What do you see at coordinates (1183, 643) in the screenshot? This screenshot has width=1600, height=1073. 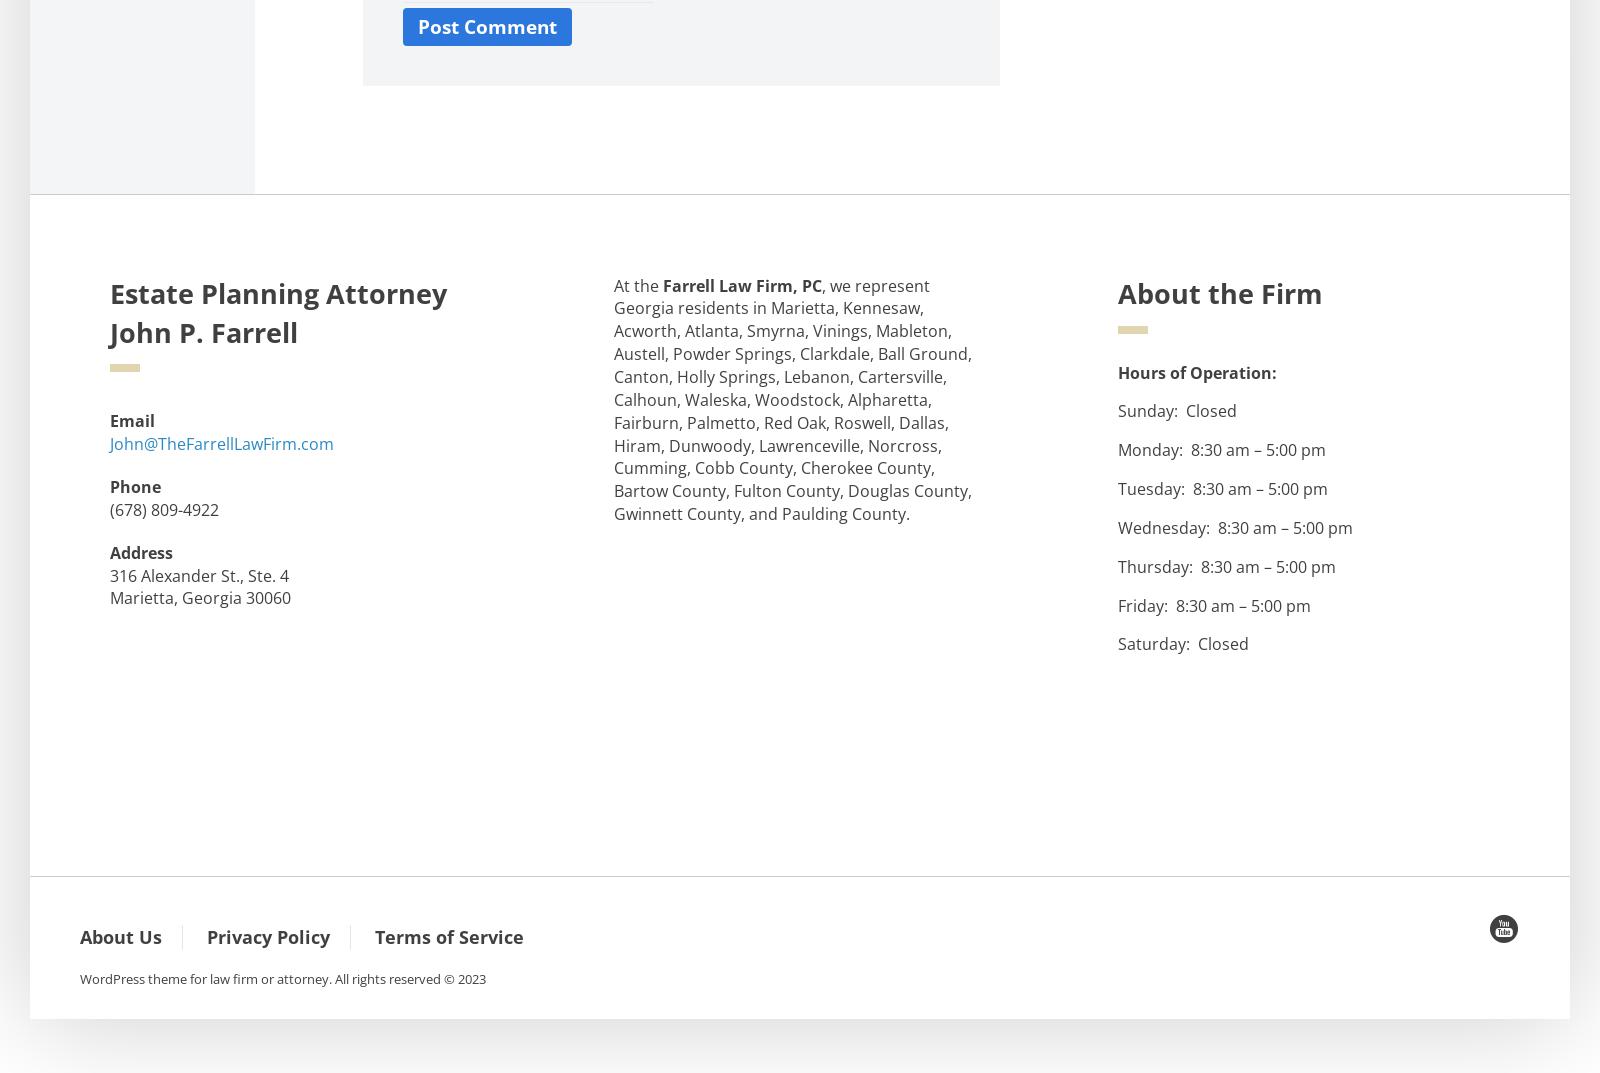 I see `'Saturday:  Closed'` at bounding box center [1183, 643].